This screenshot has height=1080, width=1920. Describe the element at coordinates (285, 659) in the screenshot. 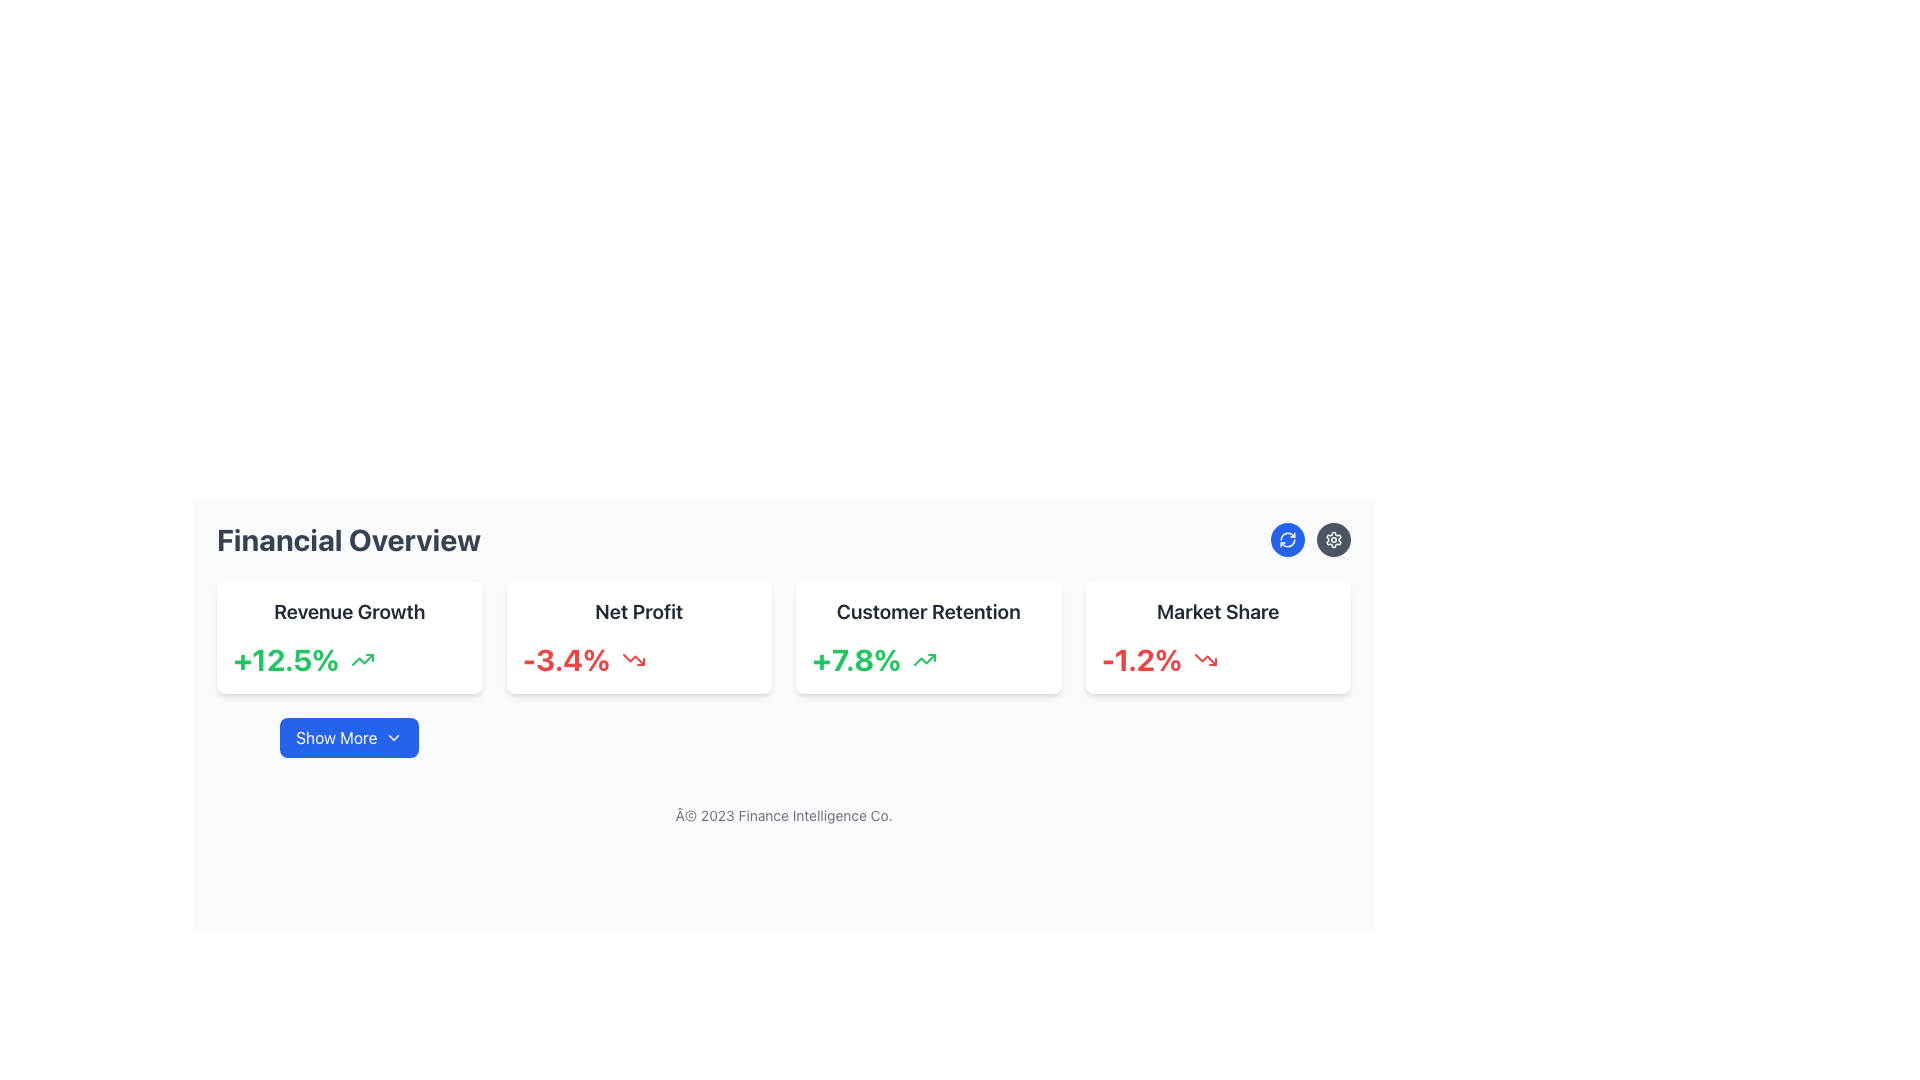

I see `the text display indicating a 12.5% increase in revenue located in the top-left section of the 'Revenue Growth' card in the Financial Overview dashboard` at that location.